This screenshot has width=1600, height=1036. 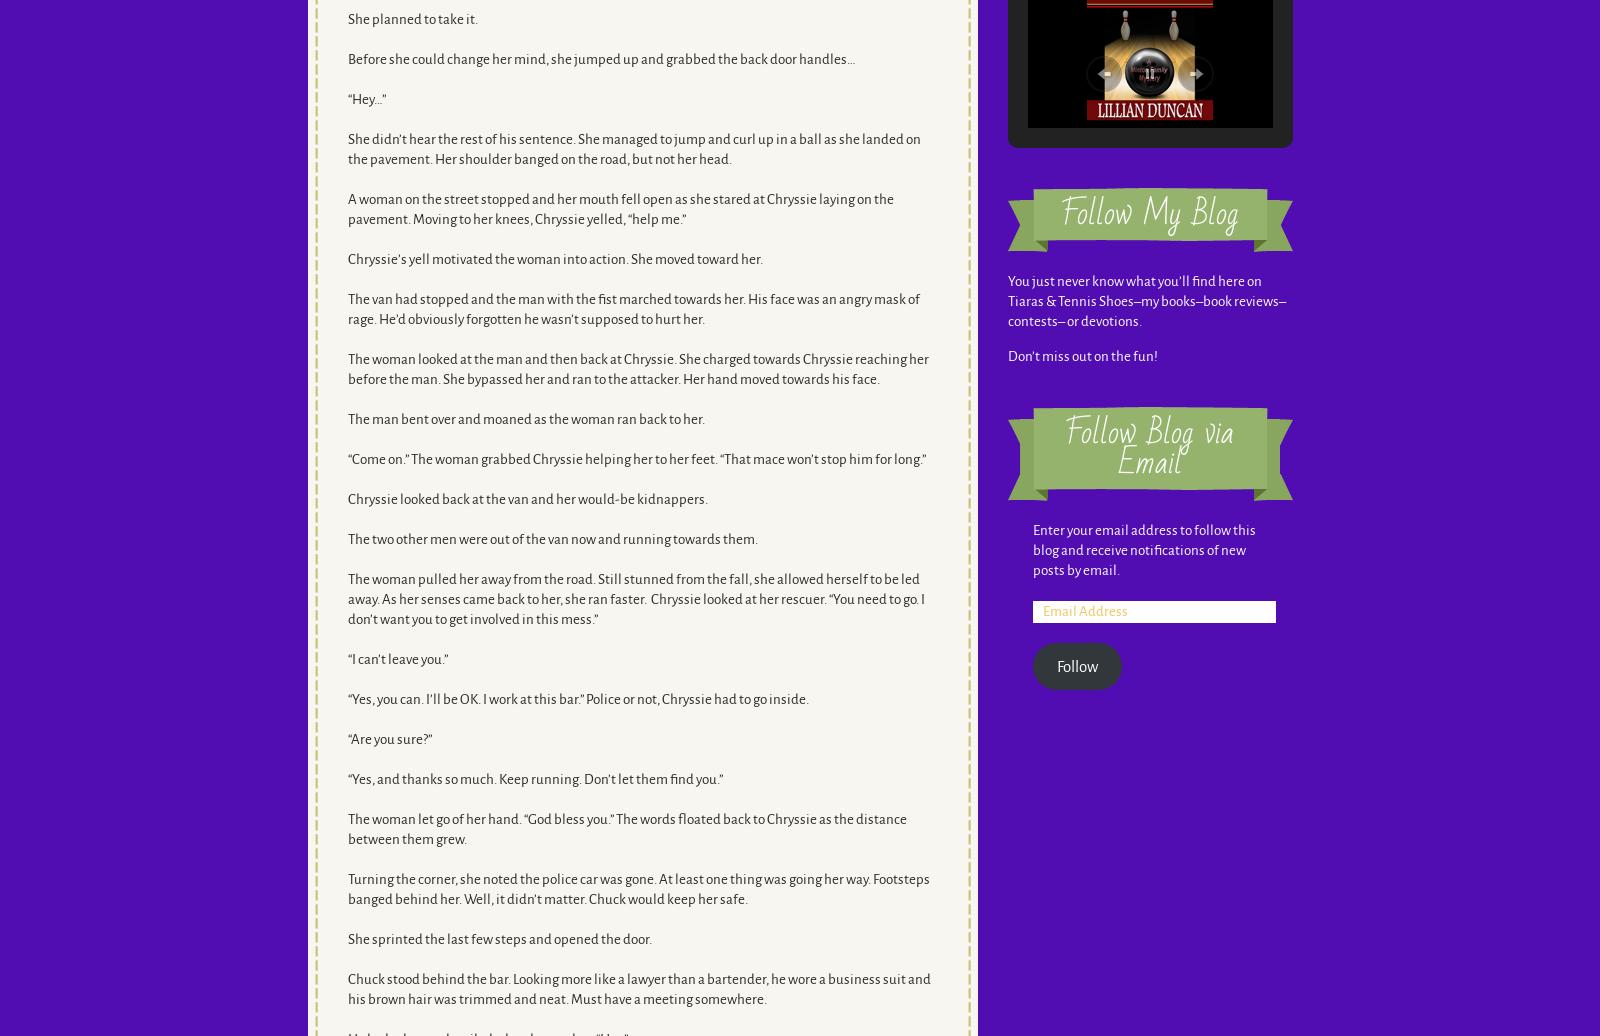 I want to click on 'She sprinted the last few steps and opened the door.', so click(x=347, y=939).